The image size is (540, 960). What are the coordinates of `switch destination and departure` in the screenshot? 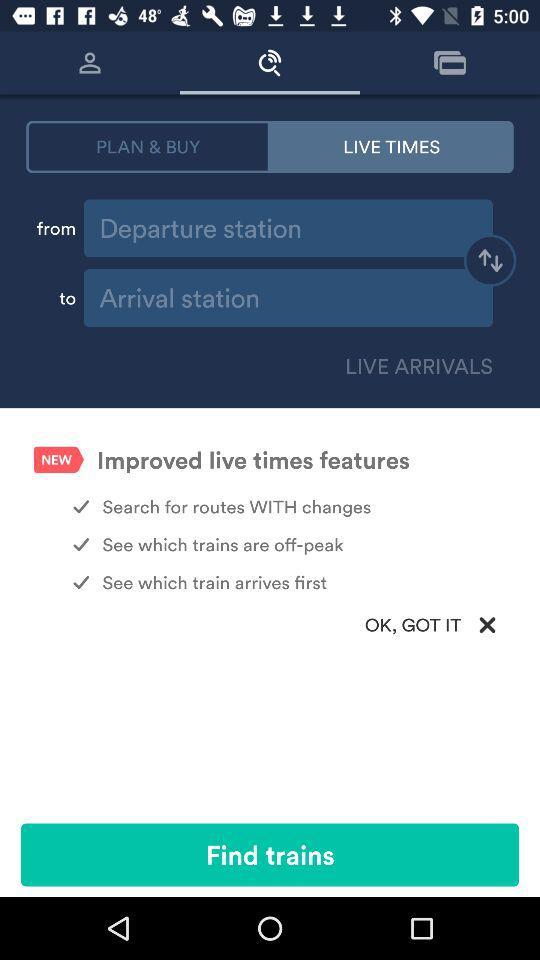 It's located at (489, 262).